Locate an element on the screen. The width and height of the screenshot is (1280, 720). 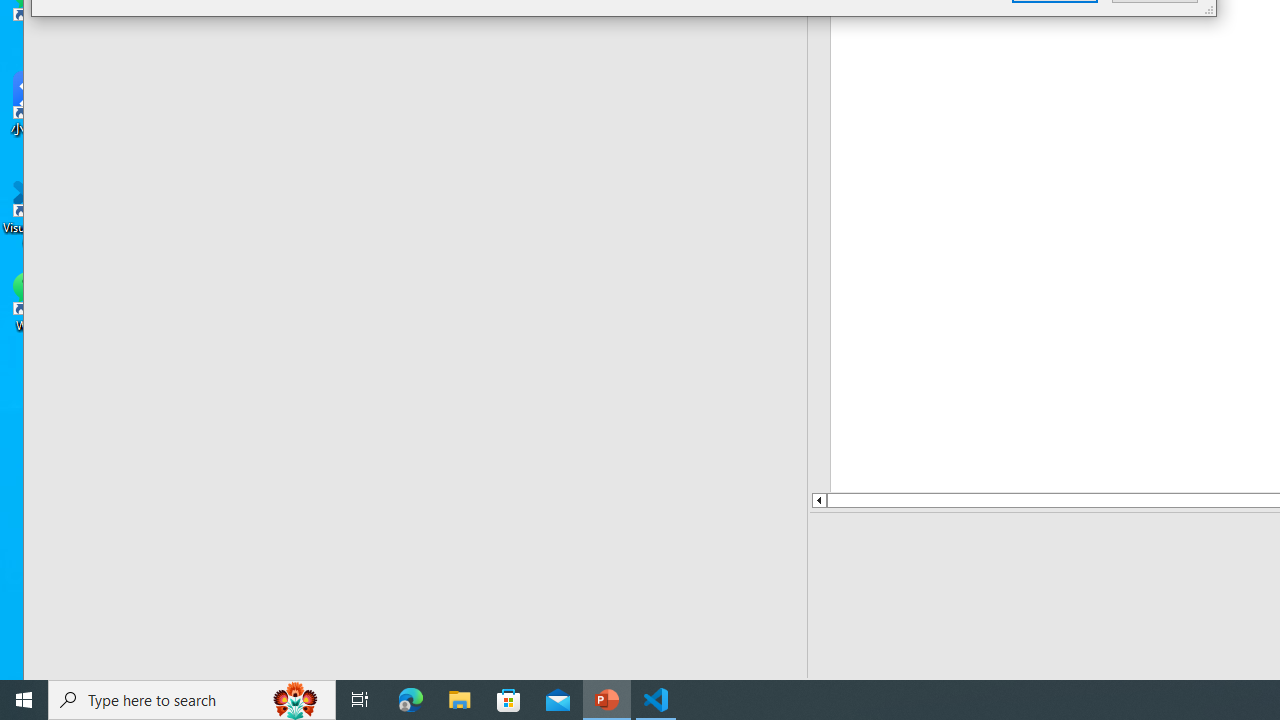
'Task View' is located at coordinates (359, 698).